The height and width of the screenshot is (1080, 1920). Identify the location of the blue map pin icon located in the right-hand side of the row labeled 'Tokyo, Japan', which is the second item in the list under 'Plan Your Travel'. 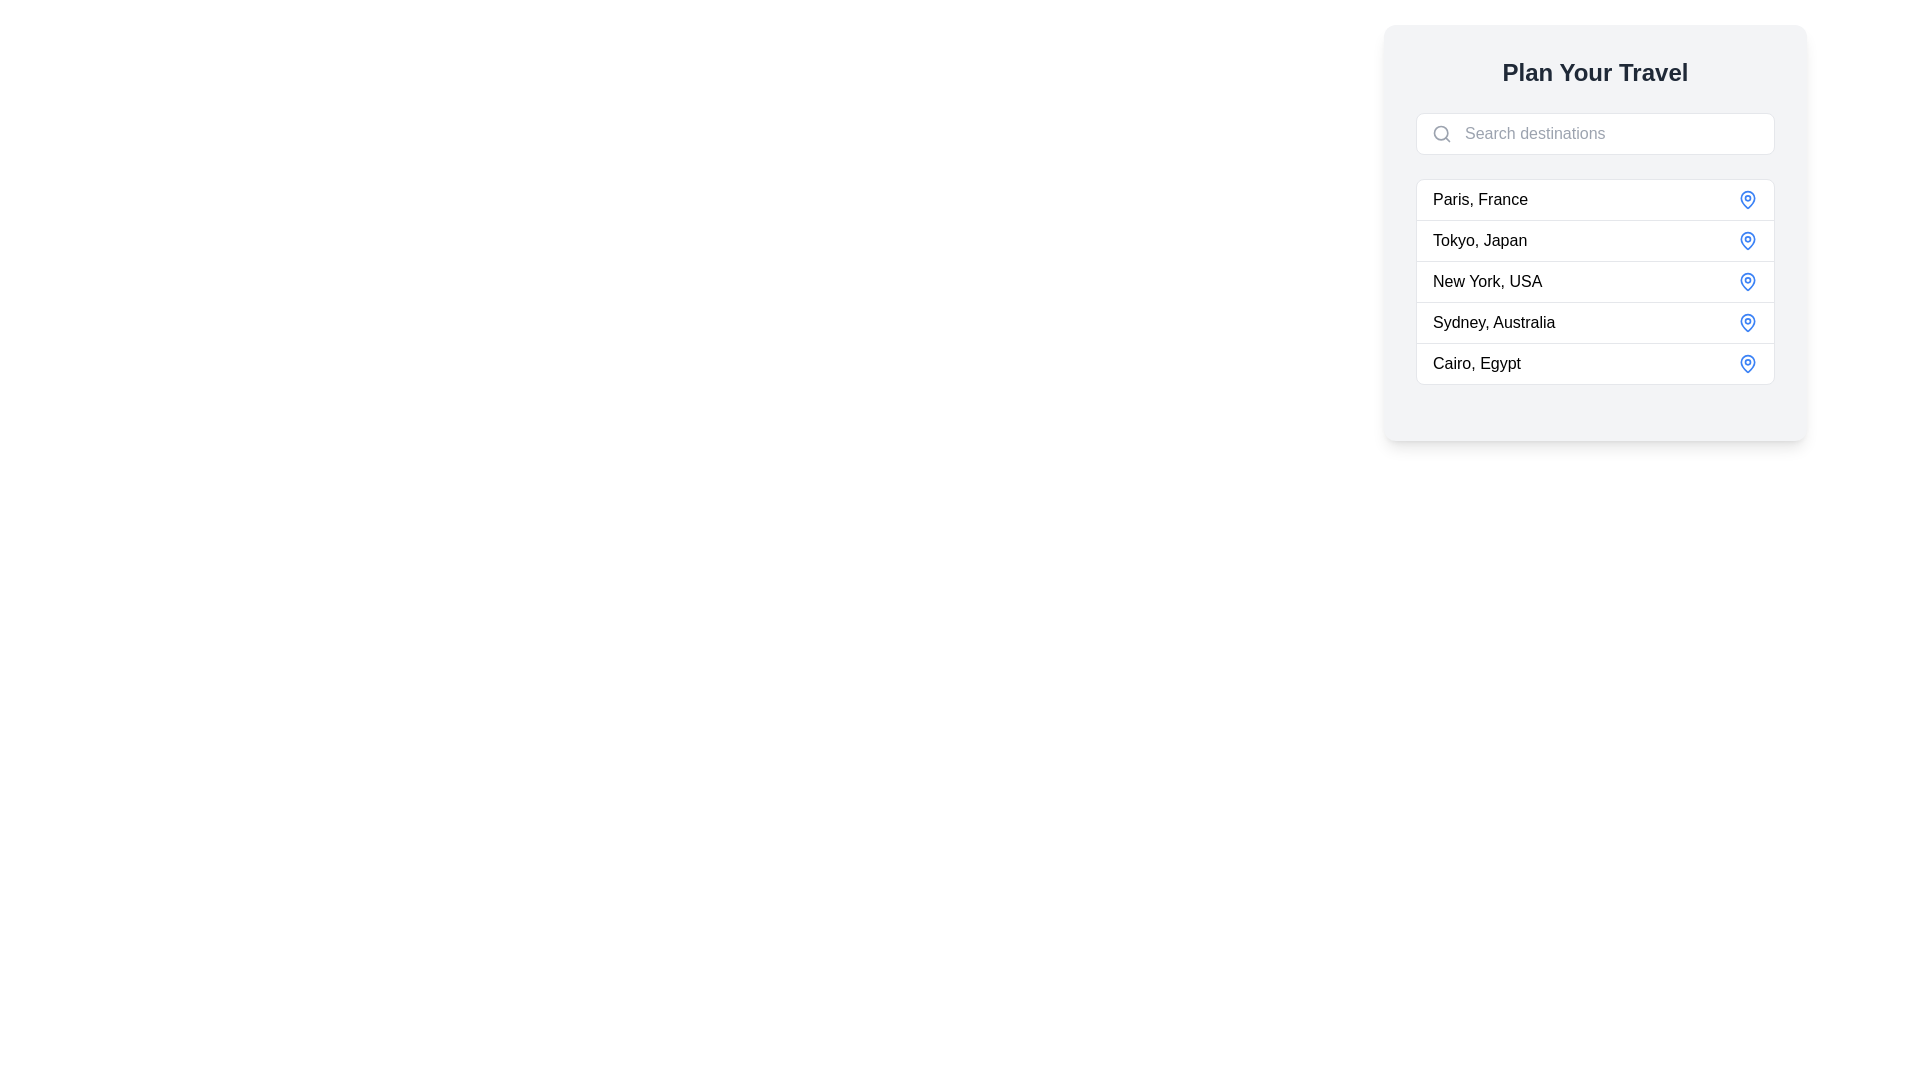
(1746, 239).